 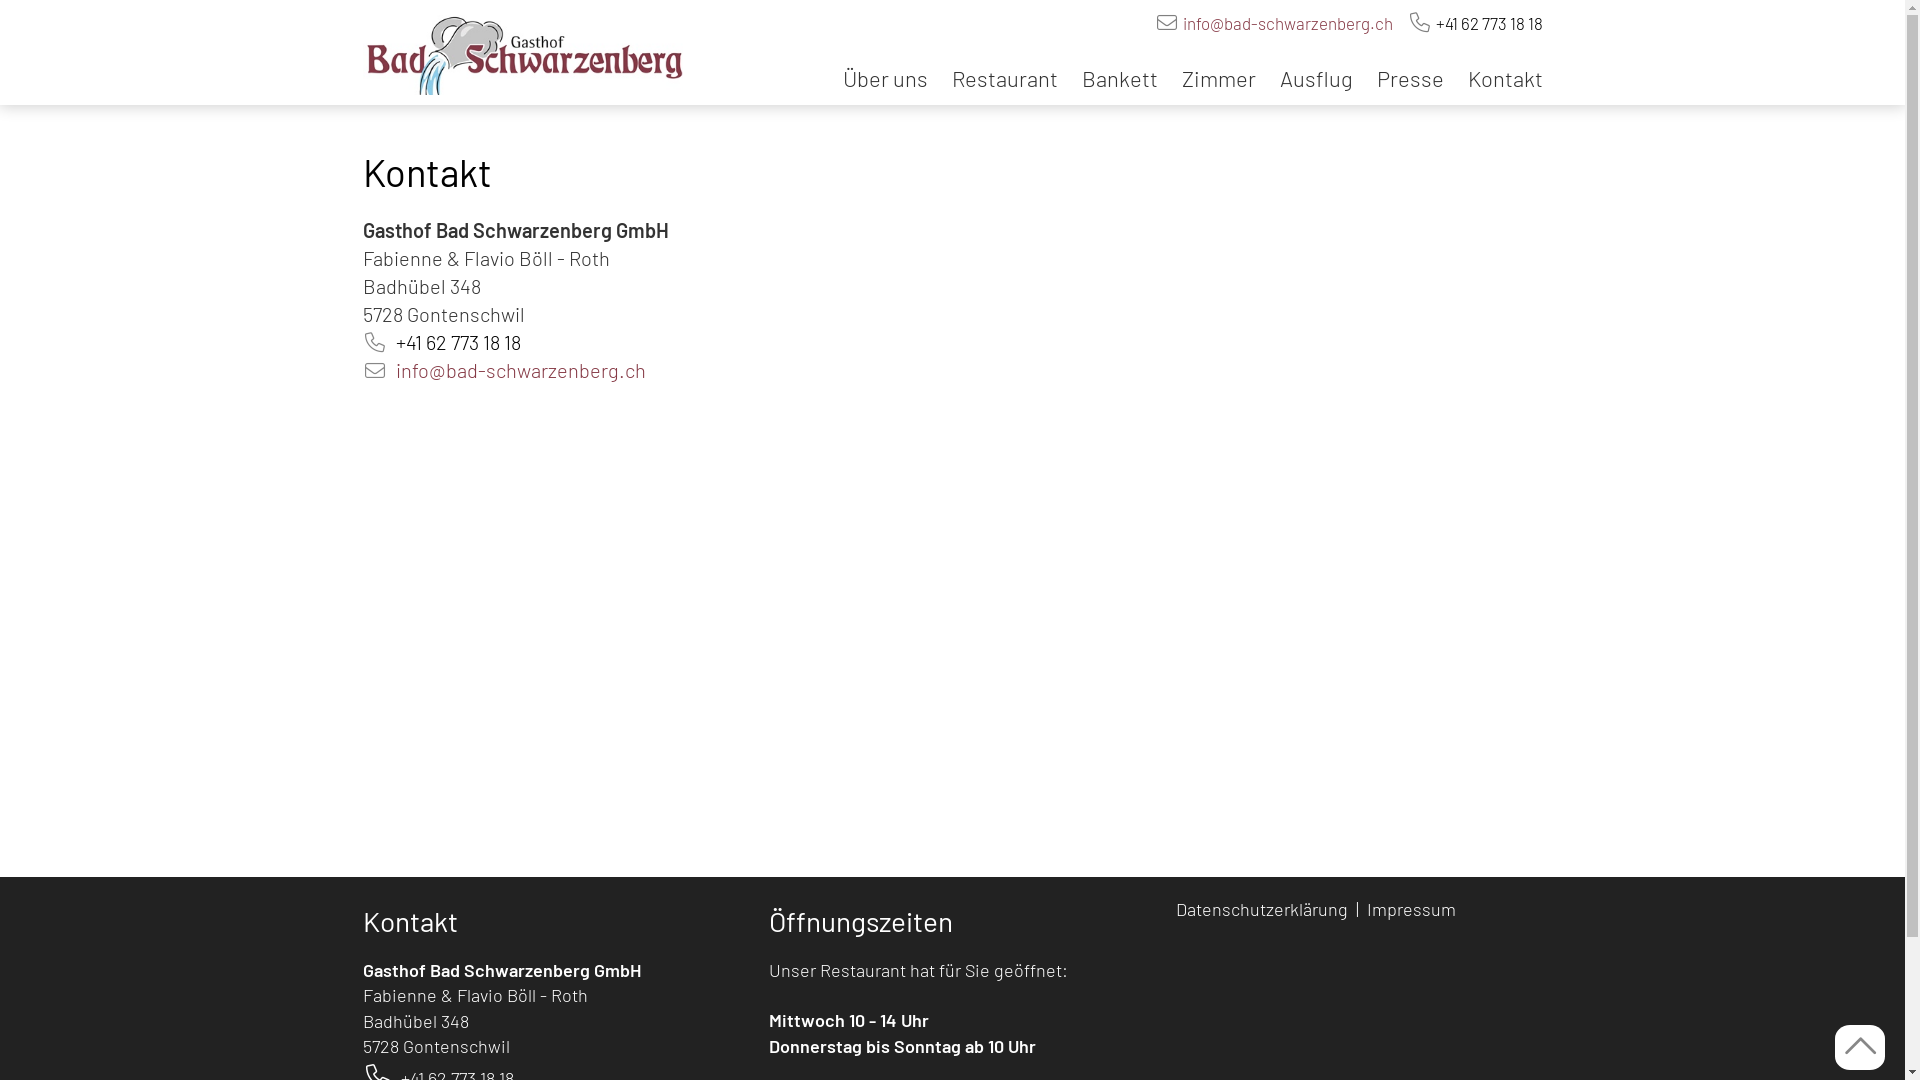 What do you see at coordinates (1408, 77) in the screenshot?
I see `'Presse'` at bounding box center [1408, 77].